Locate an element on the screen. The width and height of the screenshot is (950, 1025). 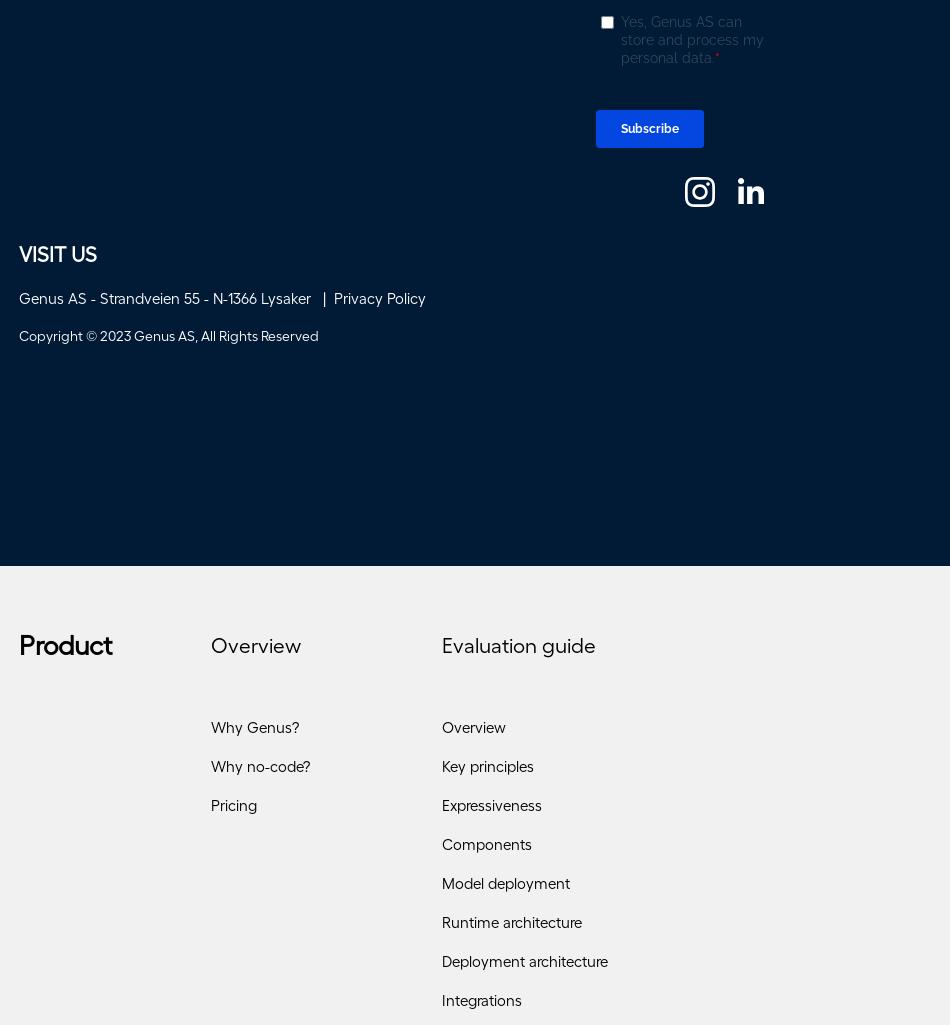
'Why Genus?' is located at coordinates (253, 733).